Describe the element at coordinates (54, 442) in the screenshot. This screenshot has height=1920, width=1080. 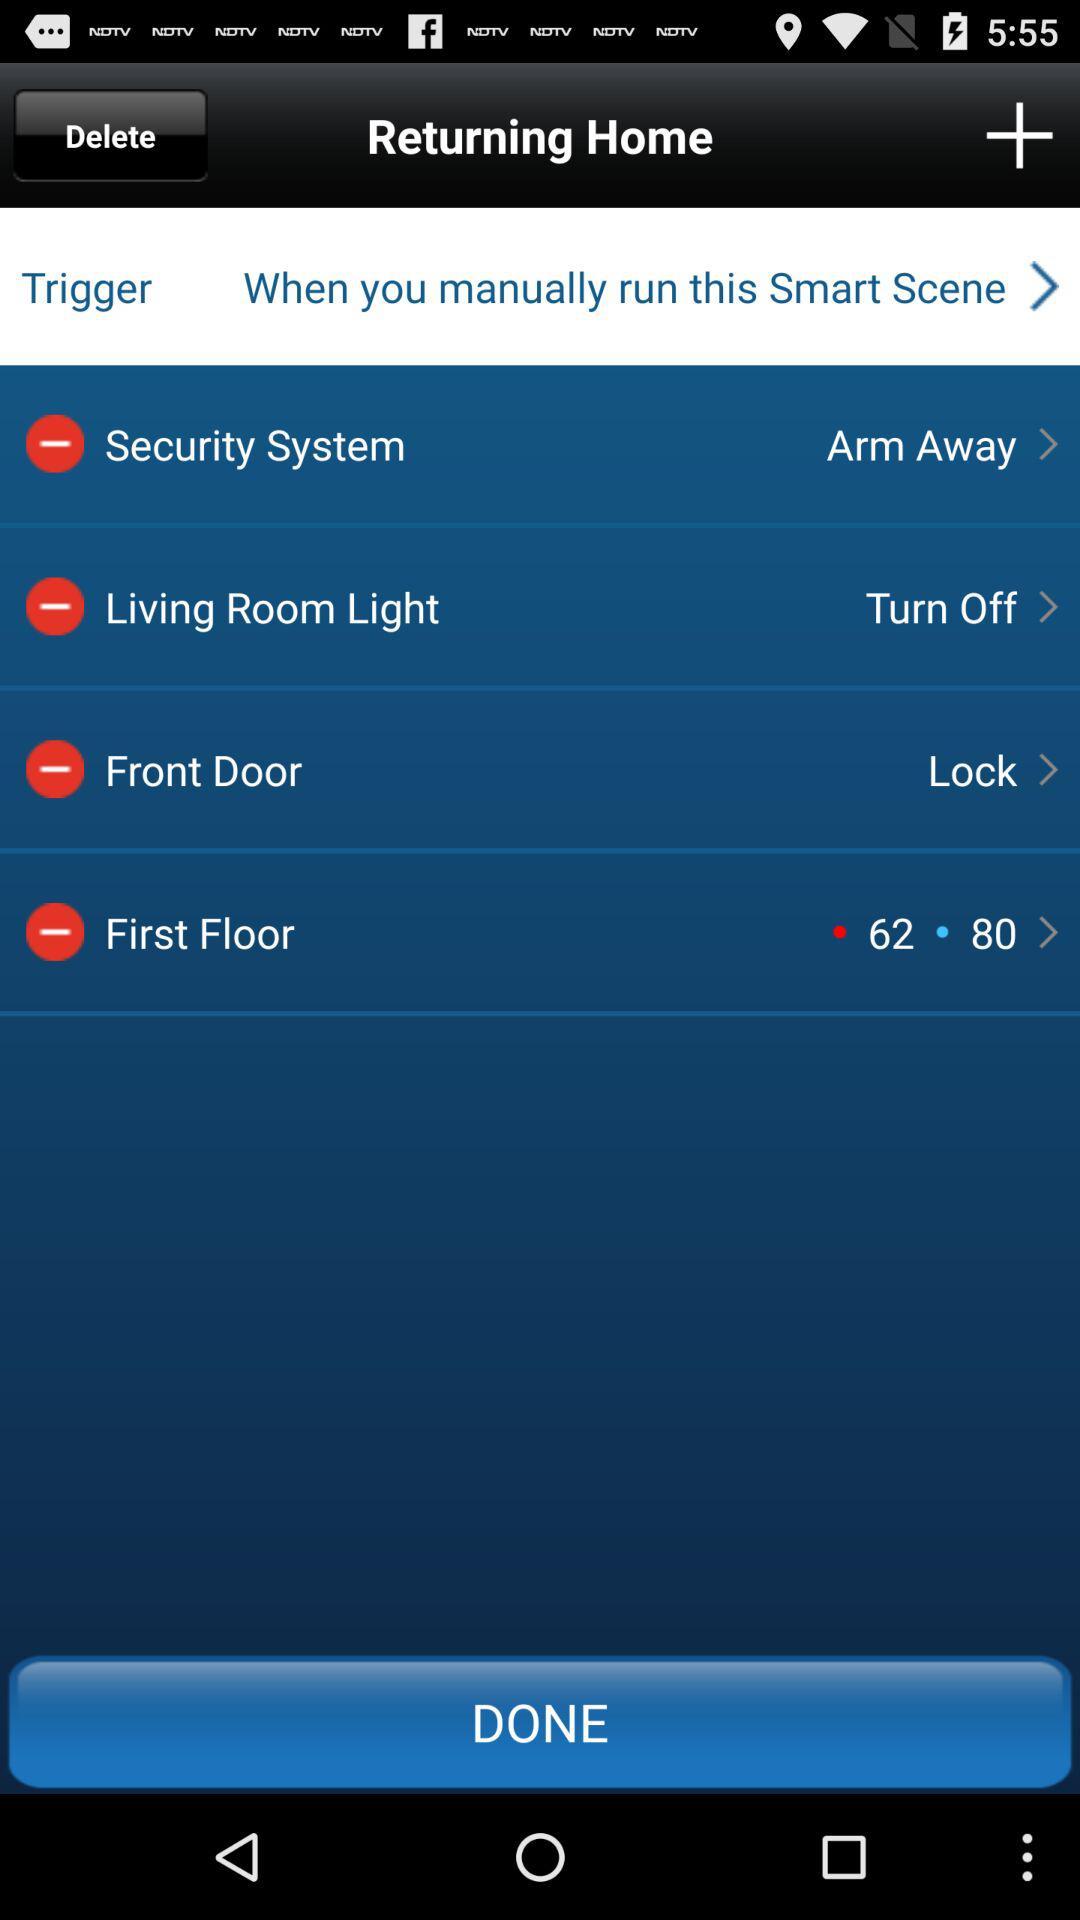
I see `delete security system trigger` at that location.